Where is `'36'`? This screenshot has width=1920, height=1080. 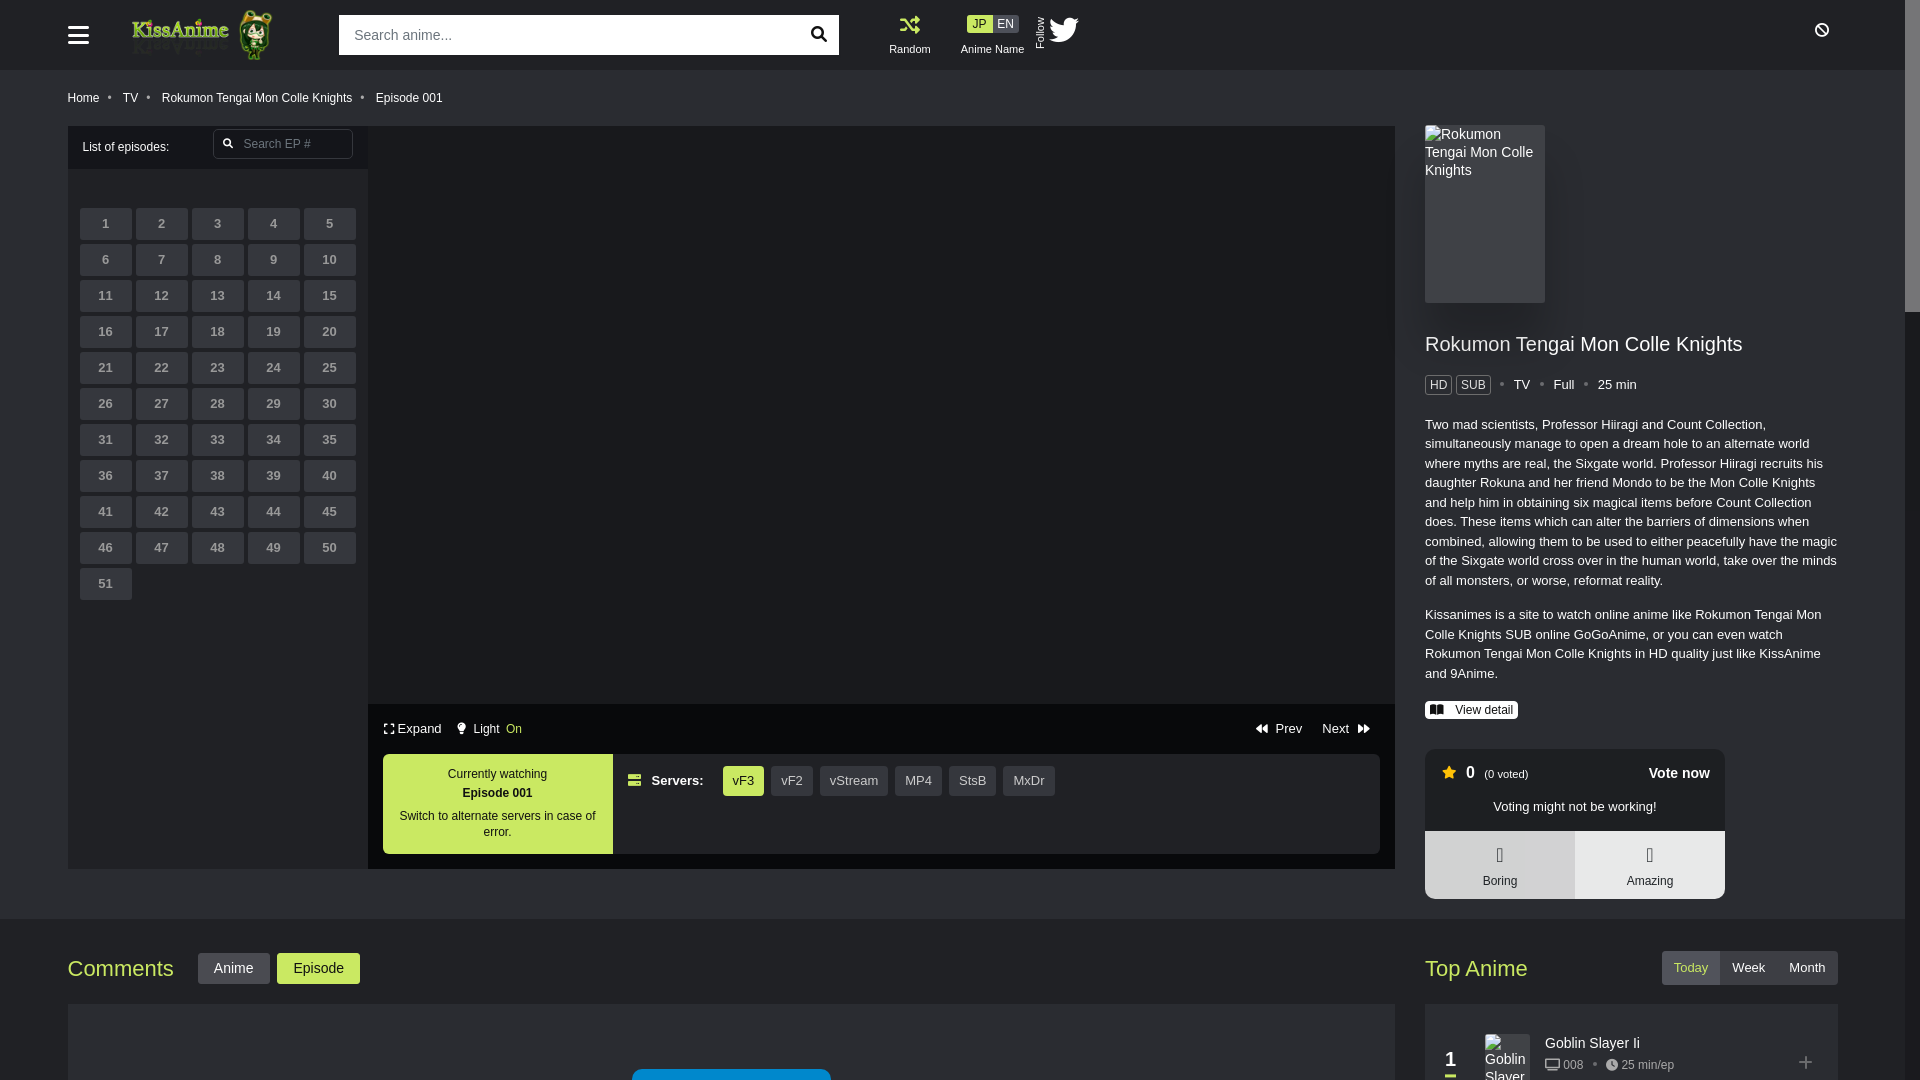
'36' is located at coordinates (104, 475).